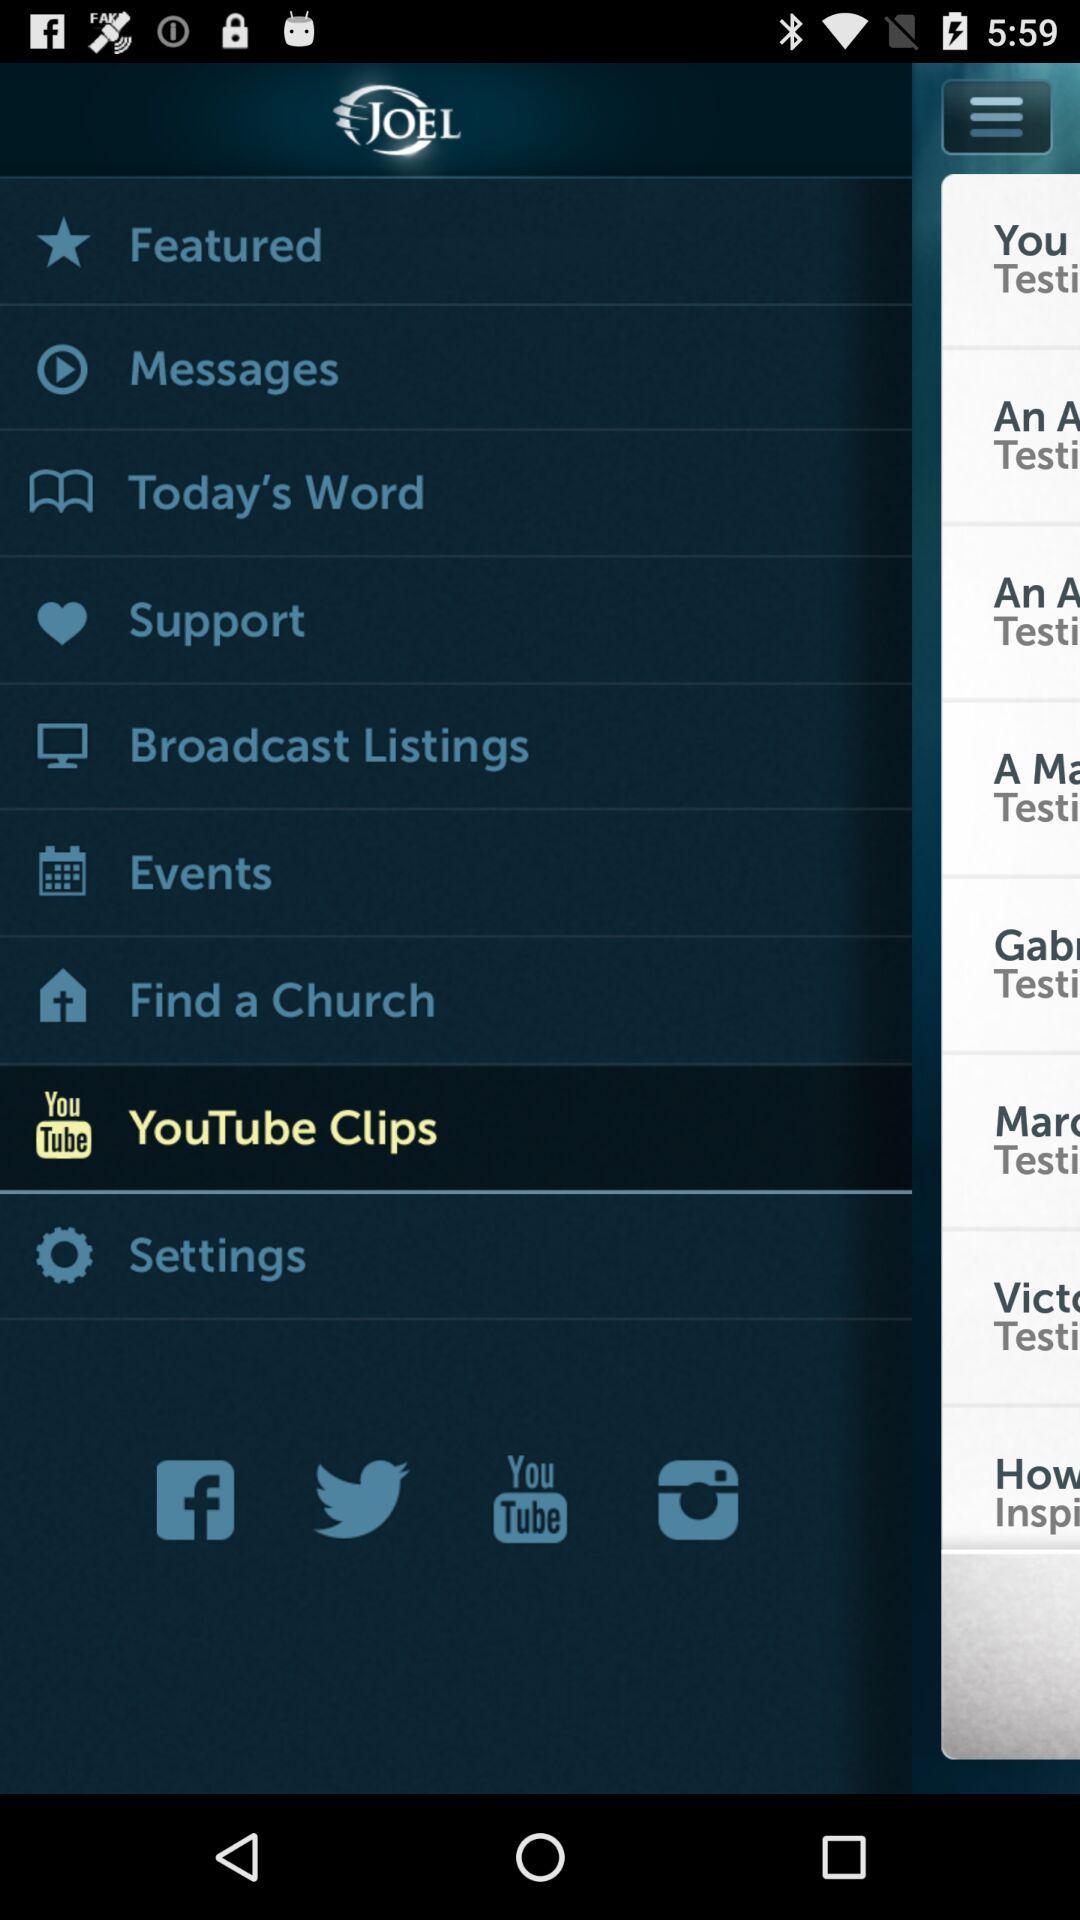  Describe the element at coordinates (455, 494) in the screenshot. I see `the word list` at that location.